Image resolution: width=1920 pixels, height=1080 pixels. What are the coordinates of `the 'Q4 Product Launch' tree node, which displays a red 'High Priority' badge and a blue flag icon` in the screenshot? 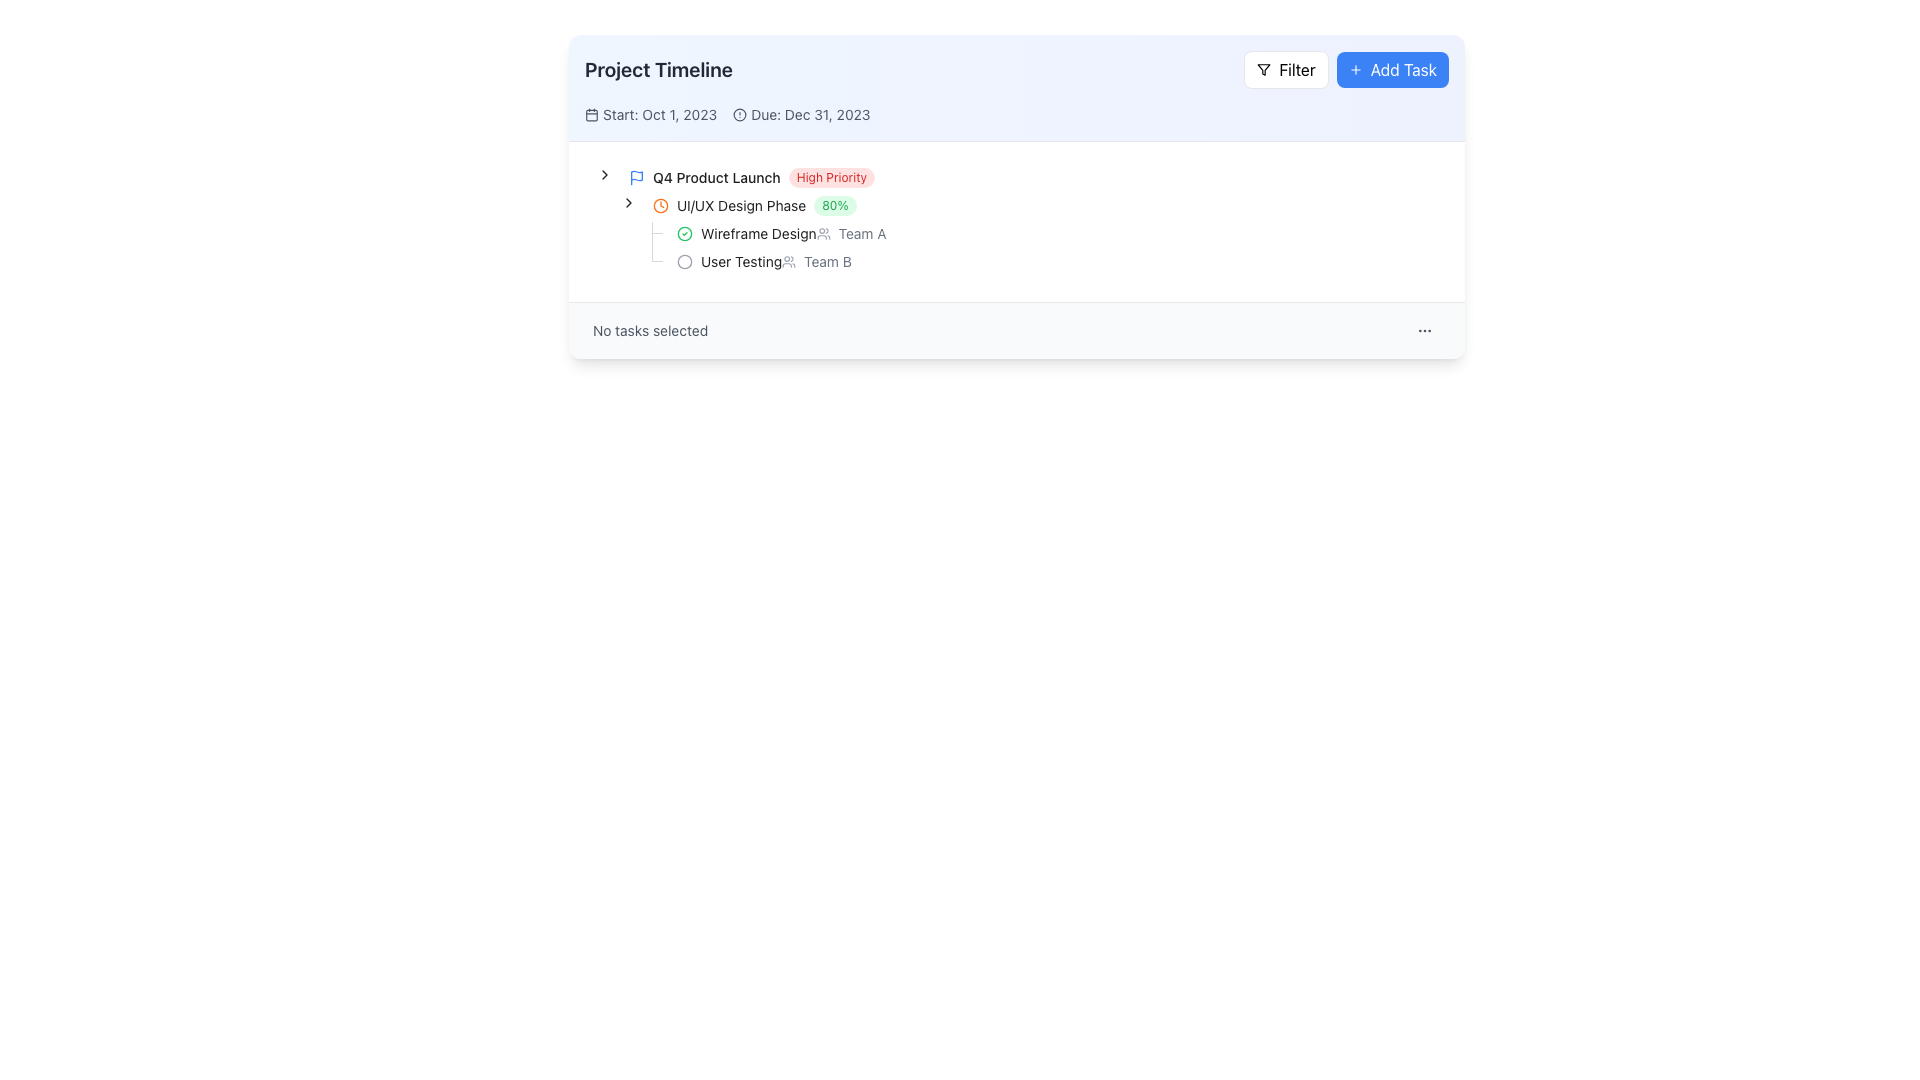 It's located at (737, 176).